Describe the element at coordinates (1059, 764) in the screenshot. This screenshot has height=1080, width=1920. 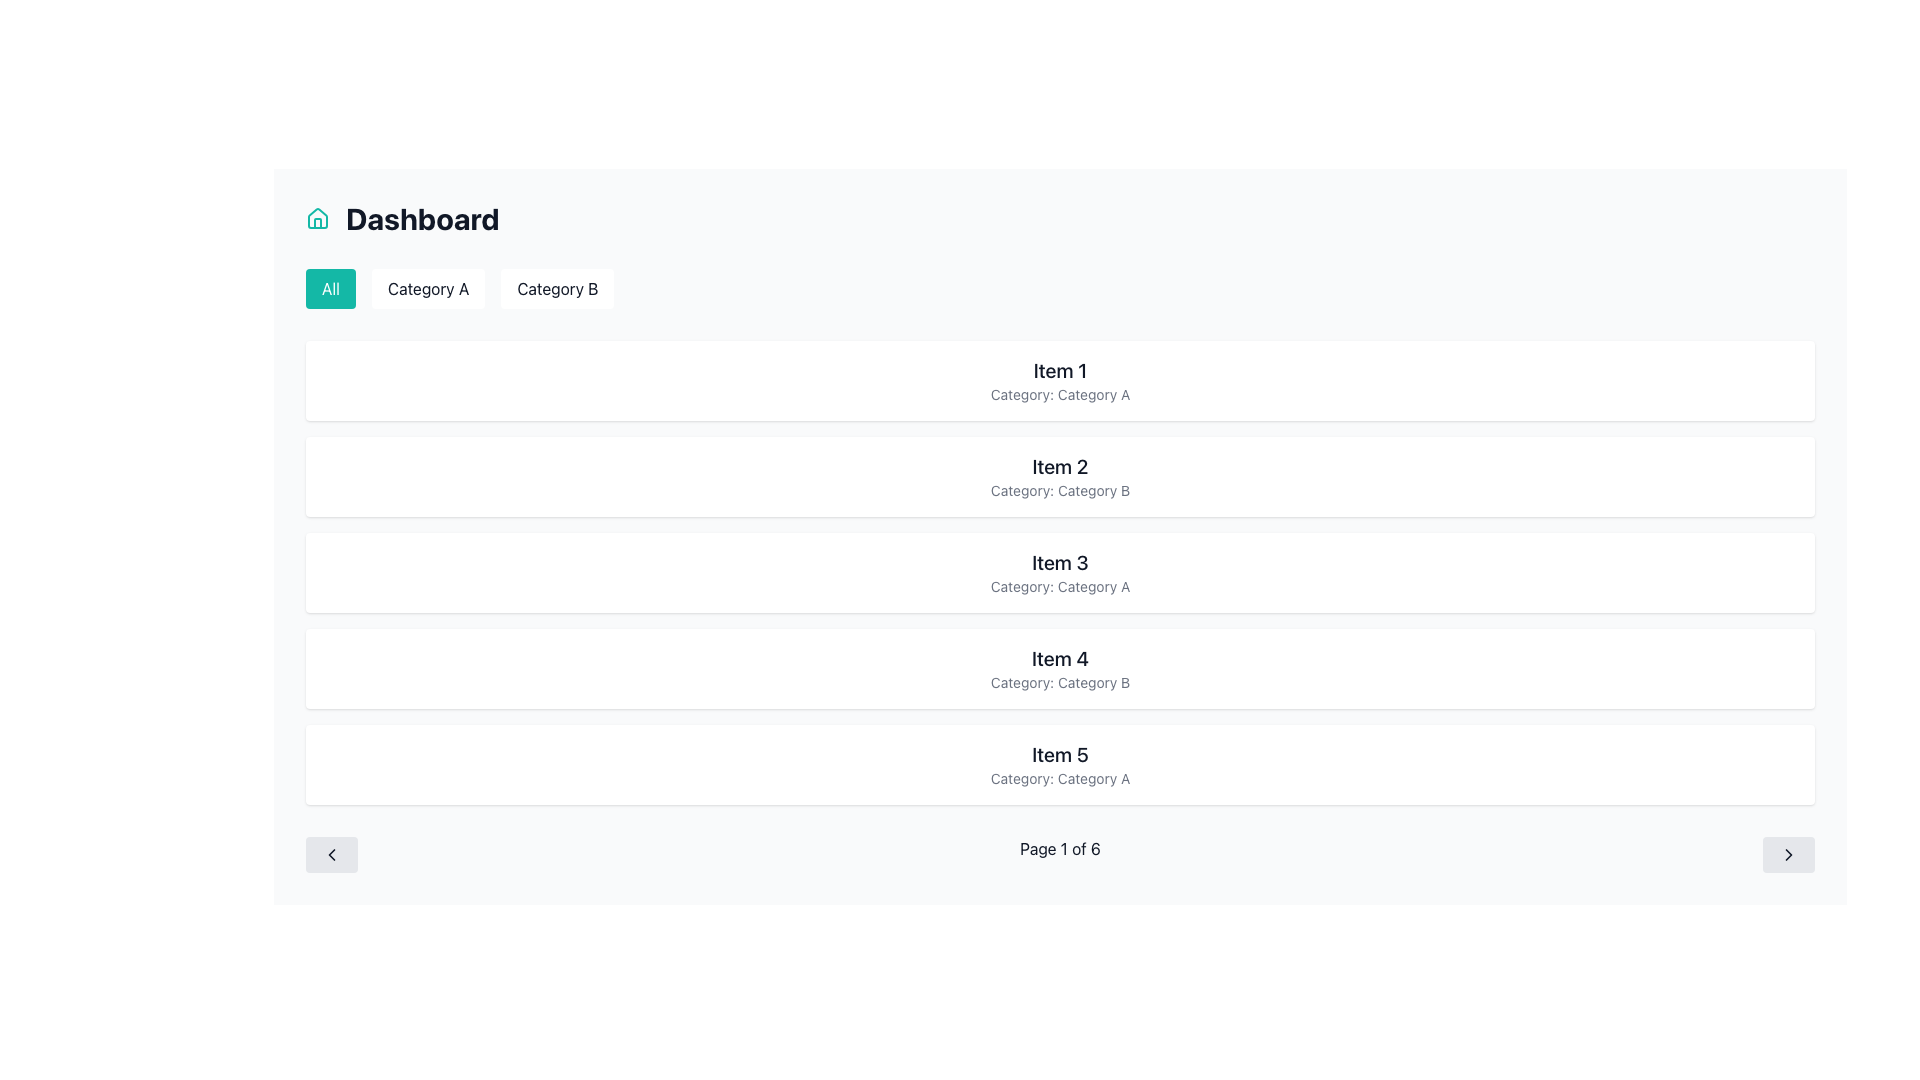
I see `the Informational Card displaying 'Item 5' with a gray text 'Category: Category A', which is the fifth card in a vertical list` at that location.